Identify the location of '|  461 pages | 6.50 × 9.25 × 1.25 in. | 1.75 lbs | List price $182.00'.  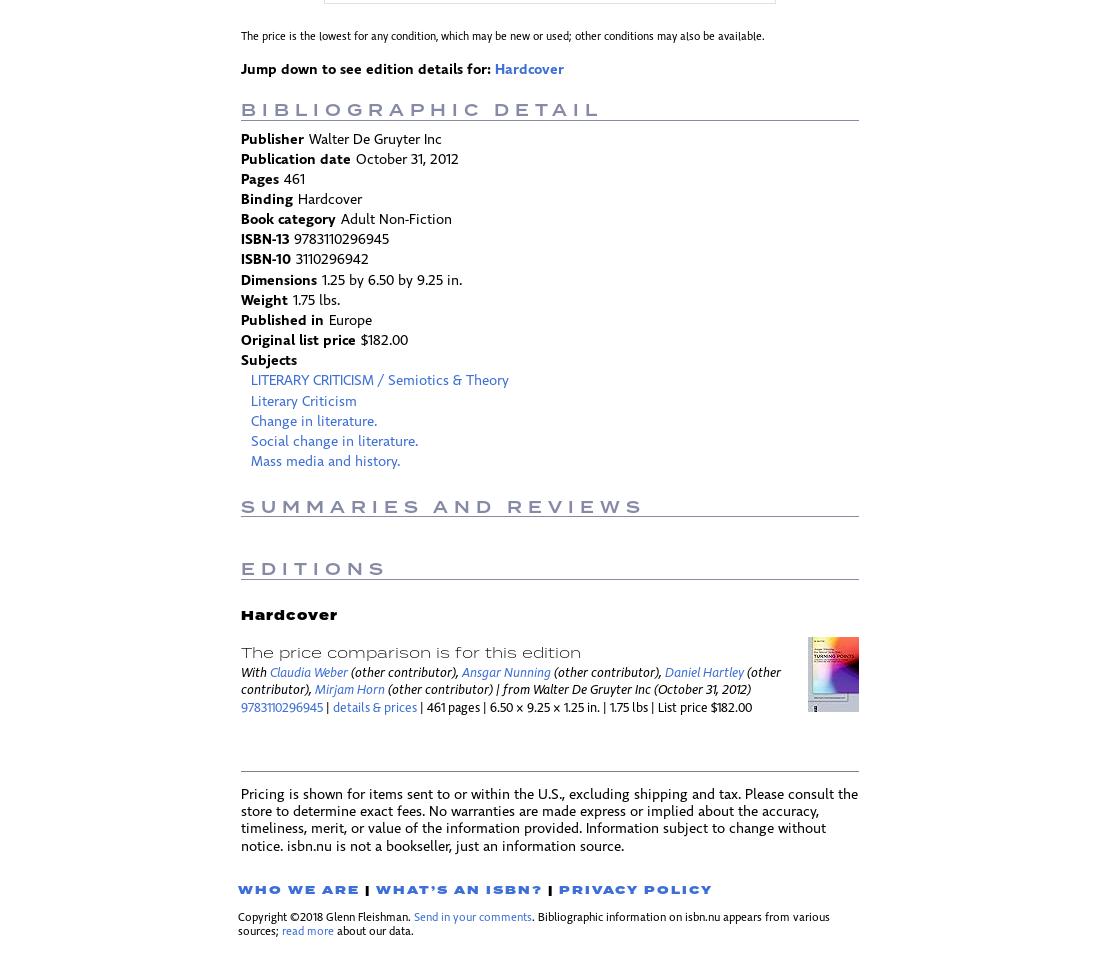
(583, 707).